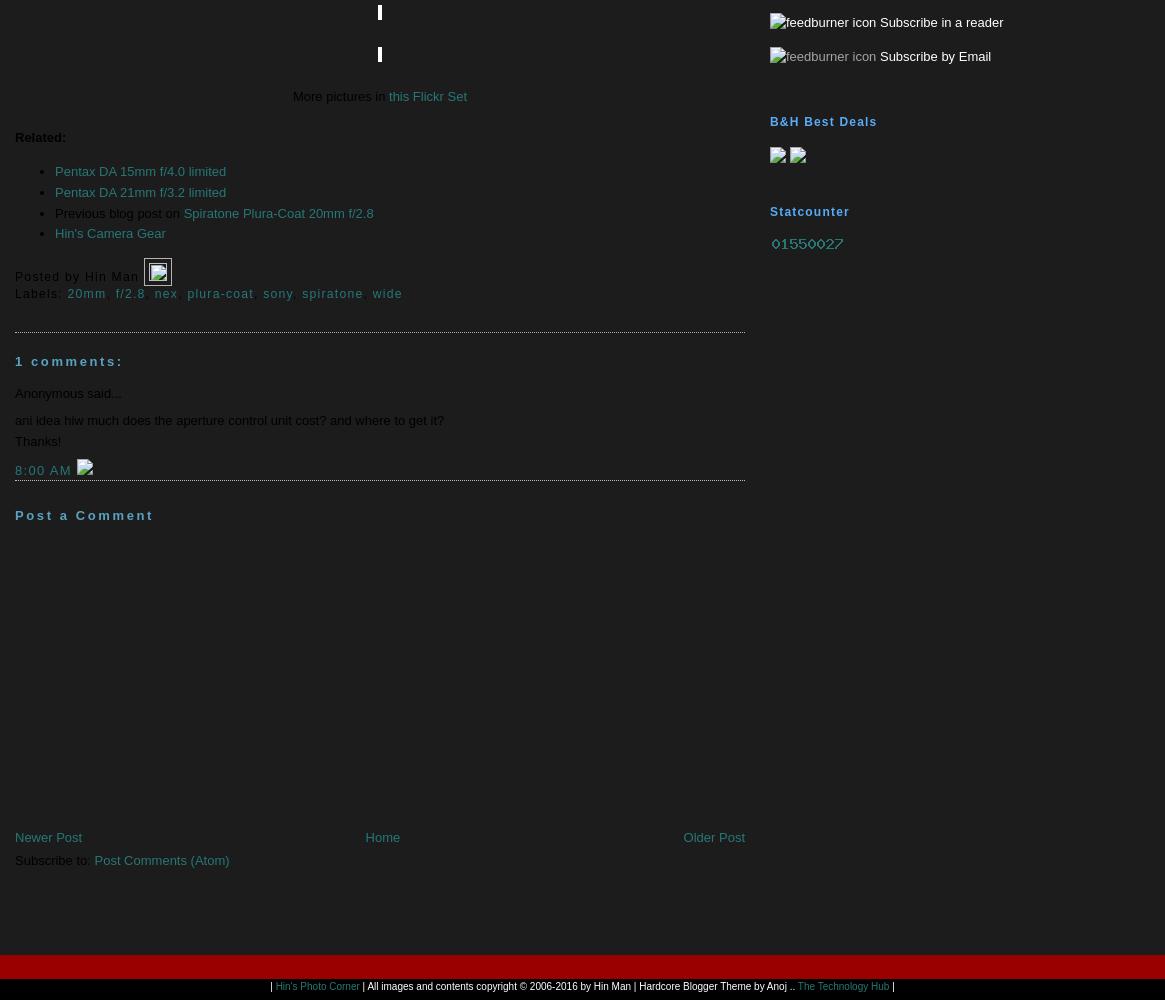  I want to click on 'Anonymous
said...', so click(67, 392).